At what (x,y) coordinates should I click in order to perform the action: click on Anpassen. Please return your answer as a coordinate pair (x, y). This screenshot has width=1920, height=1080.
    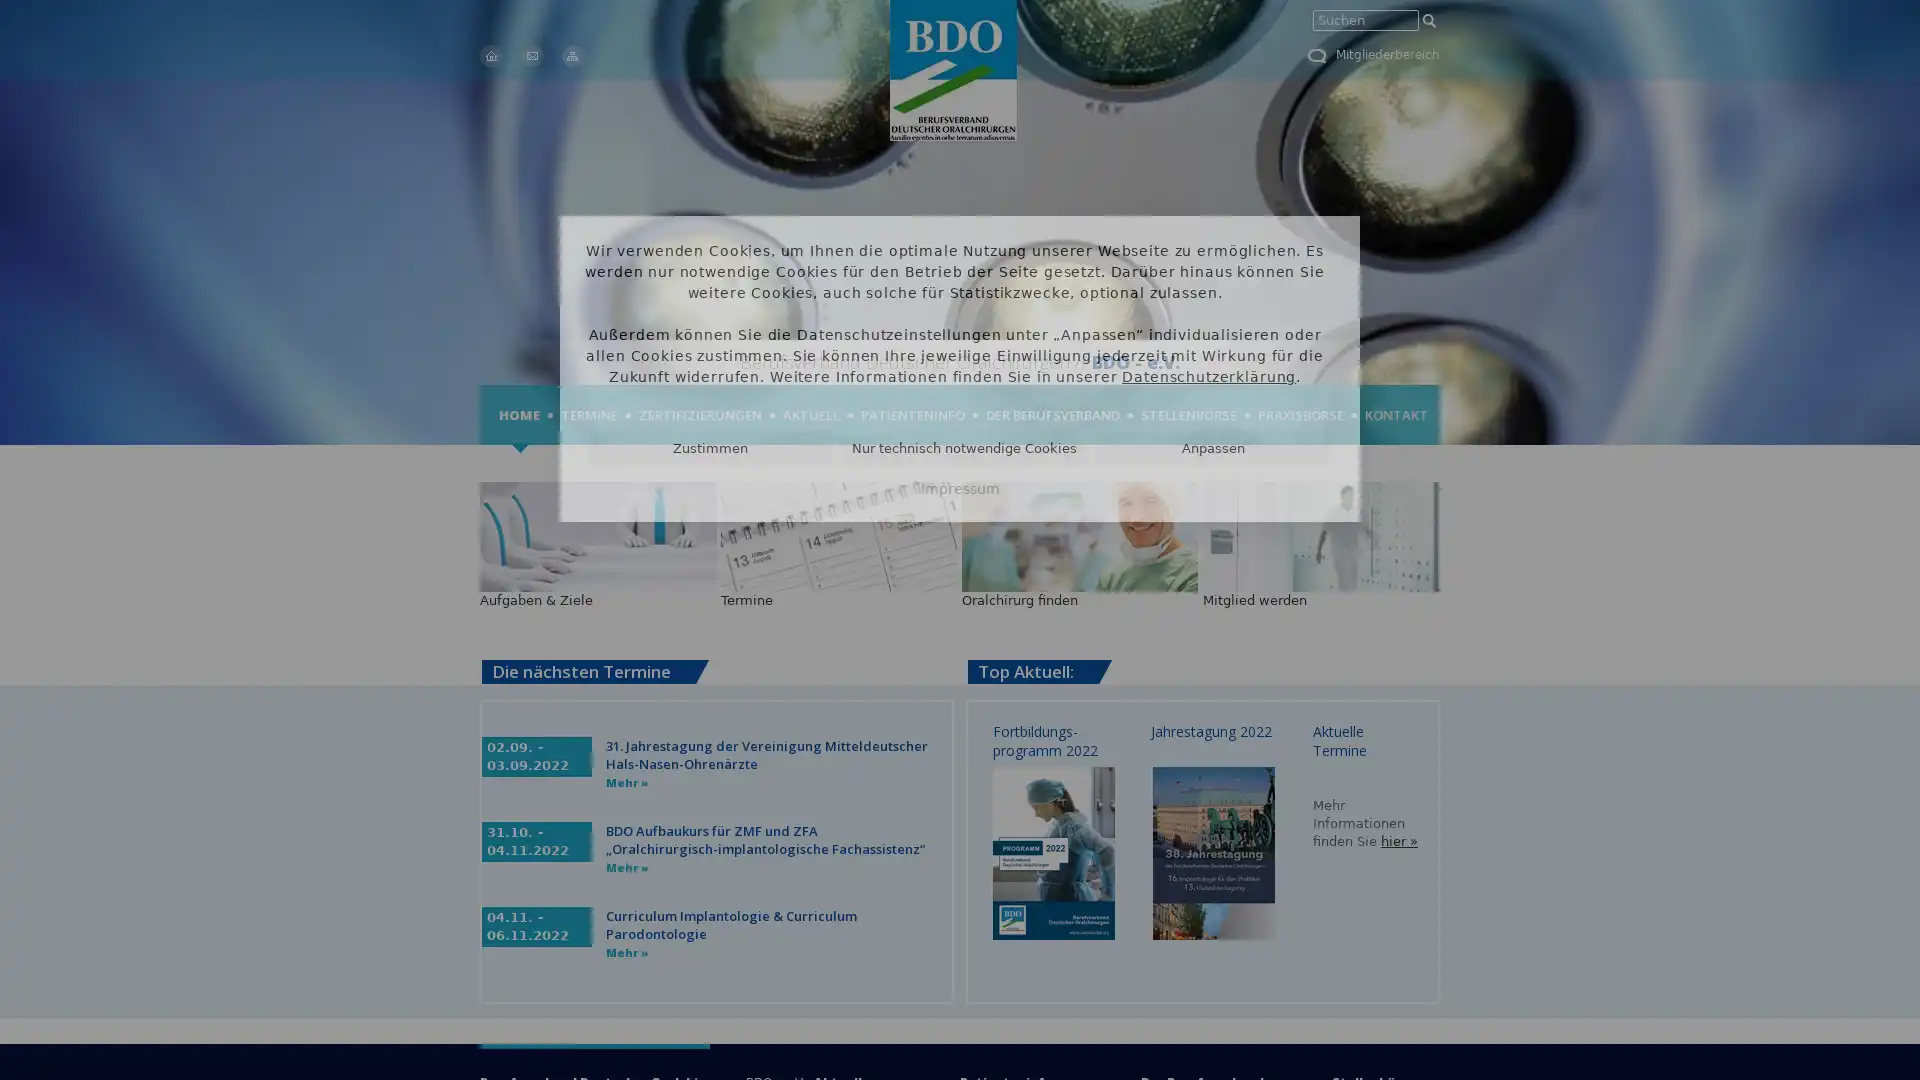
    Looking at the image, I should click on (1212, 447).